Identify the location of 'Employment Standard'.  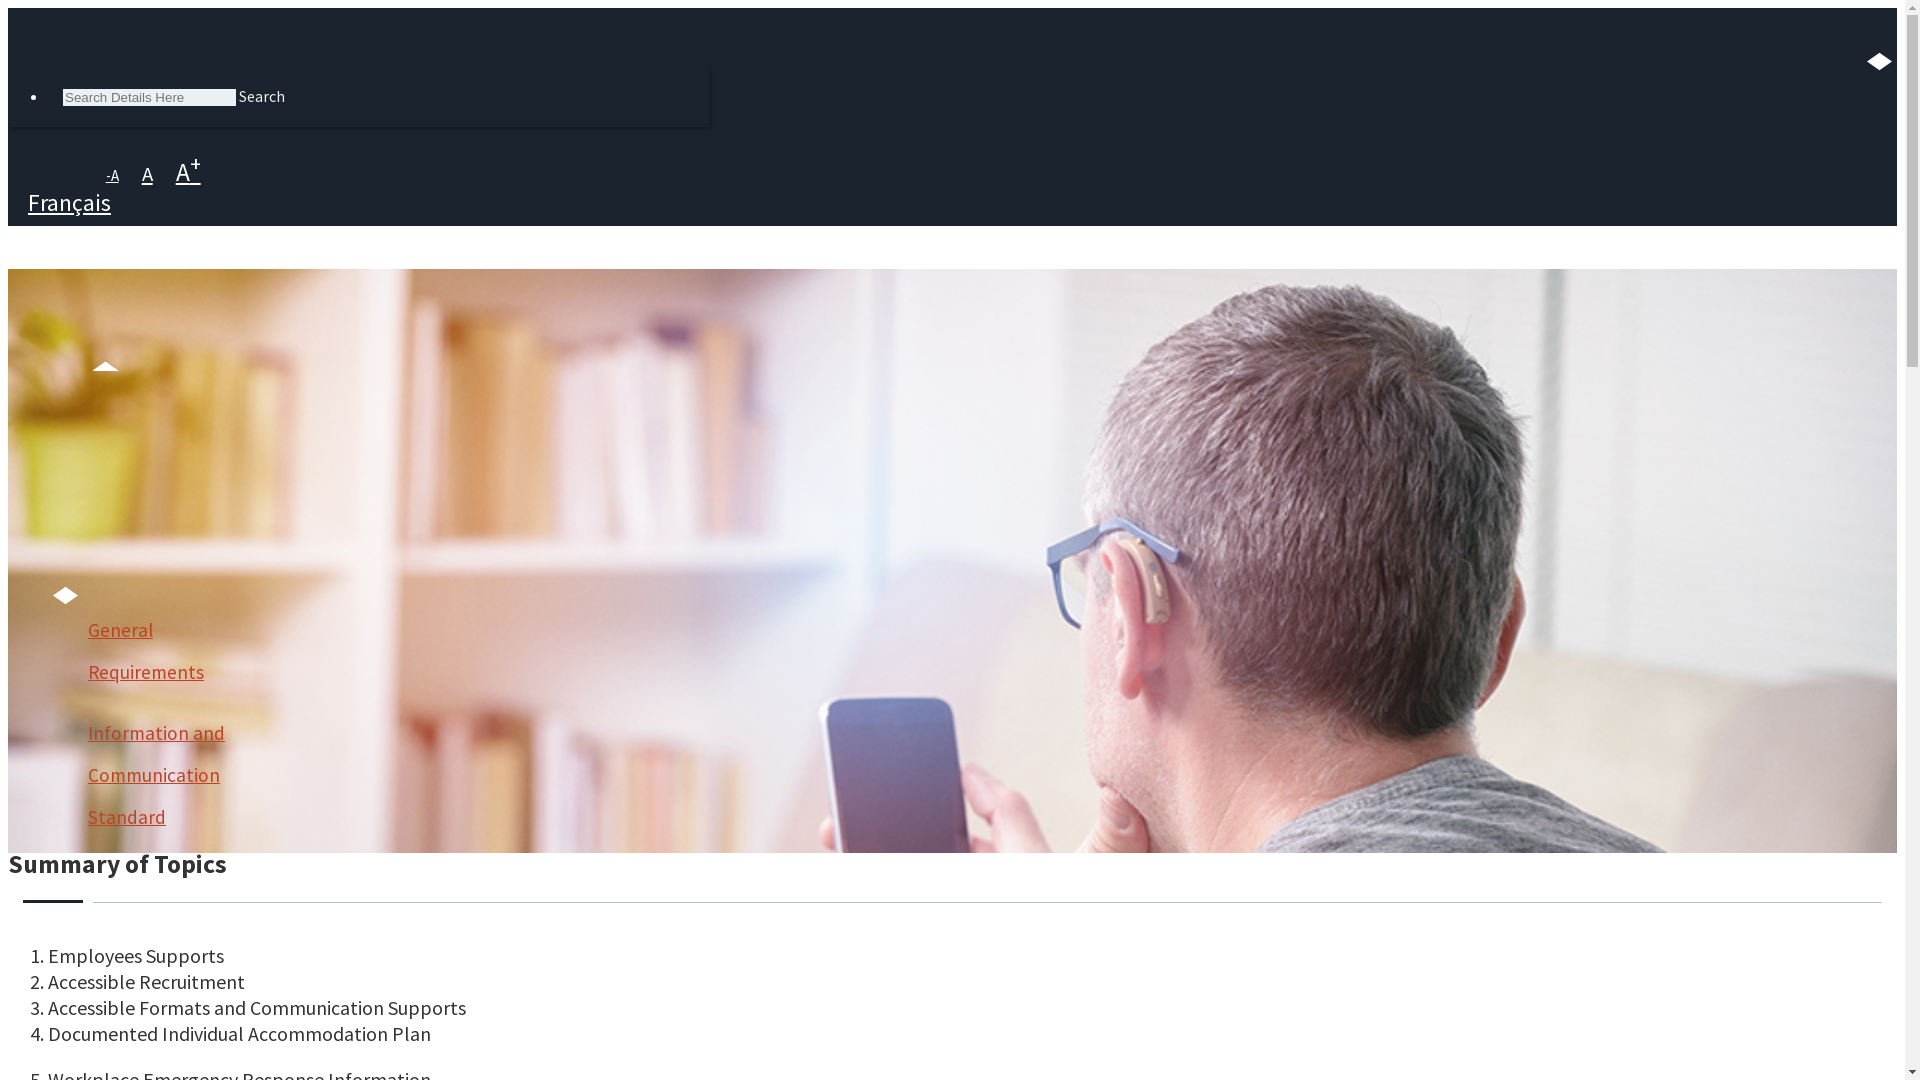
(86, 898).